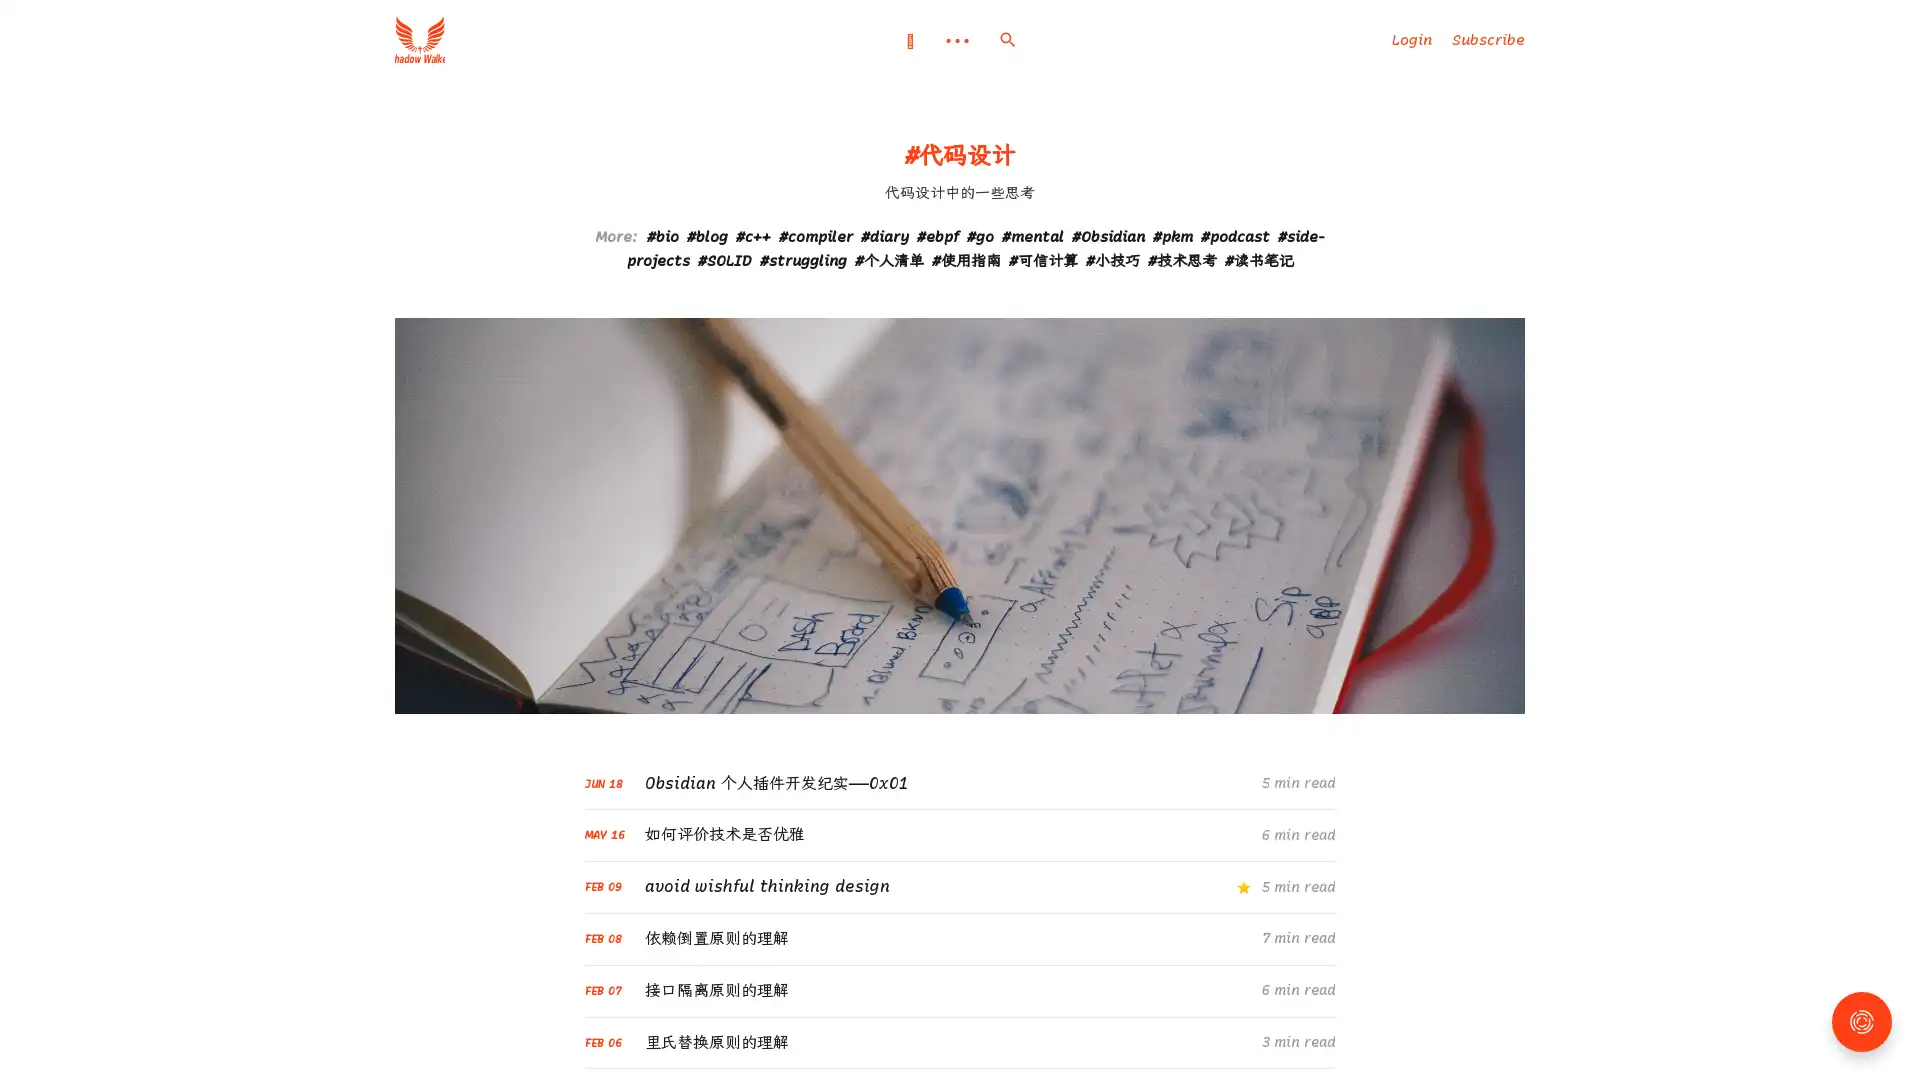  Describe the element at coordinates (1007, 39) in the screenshot. I see `Search` at that location.